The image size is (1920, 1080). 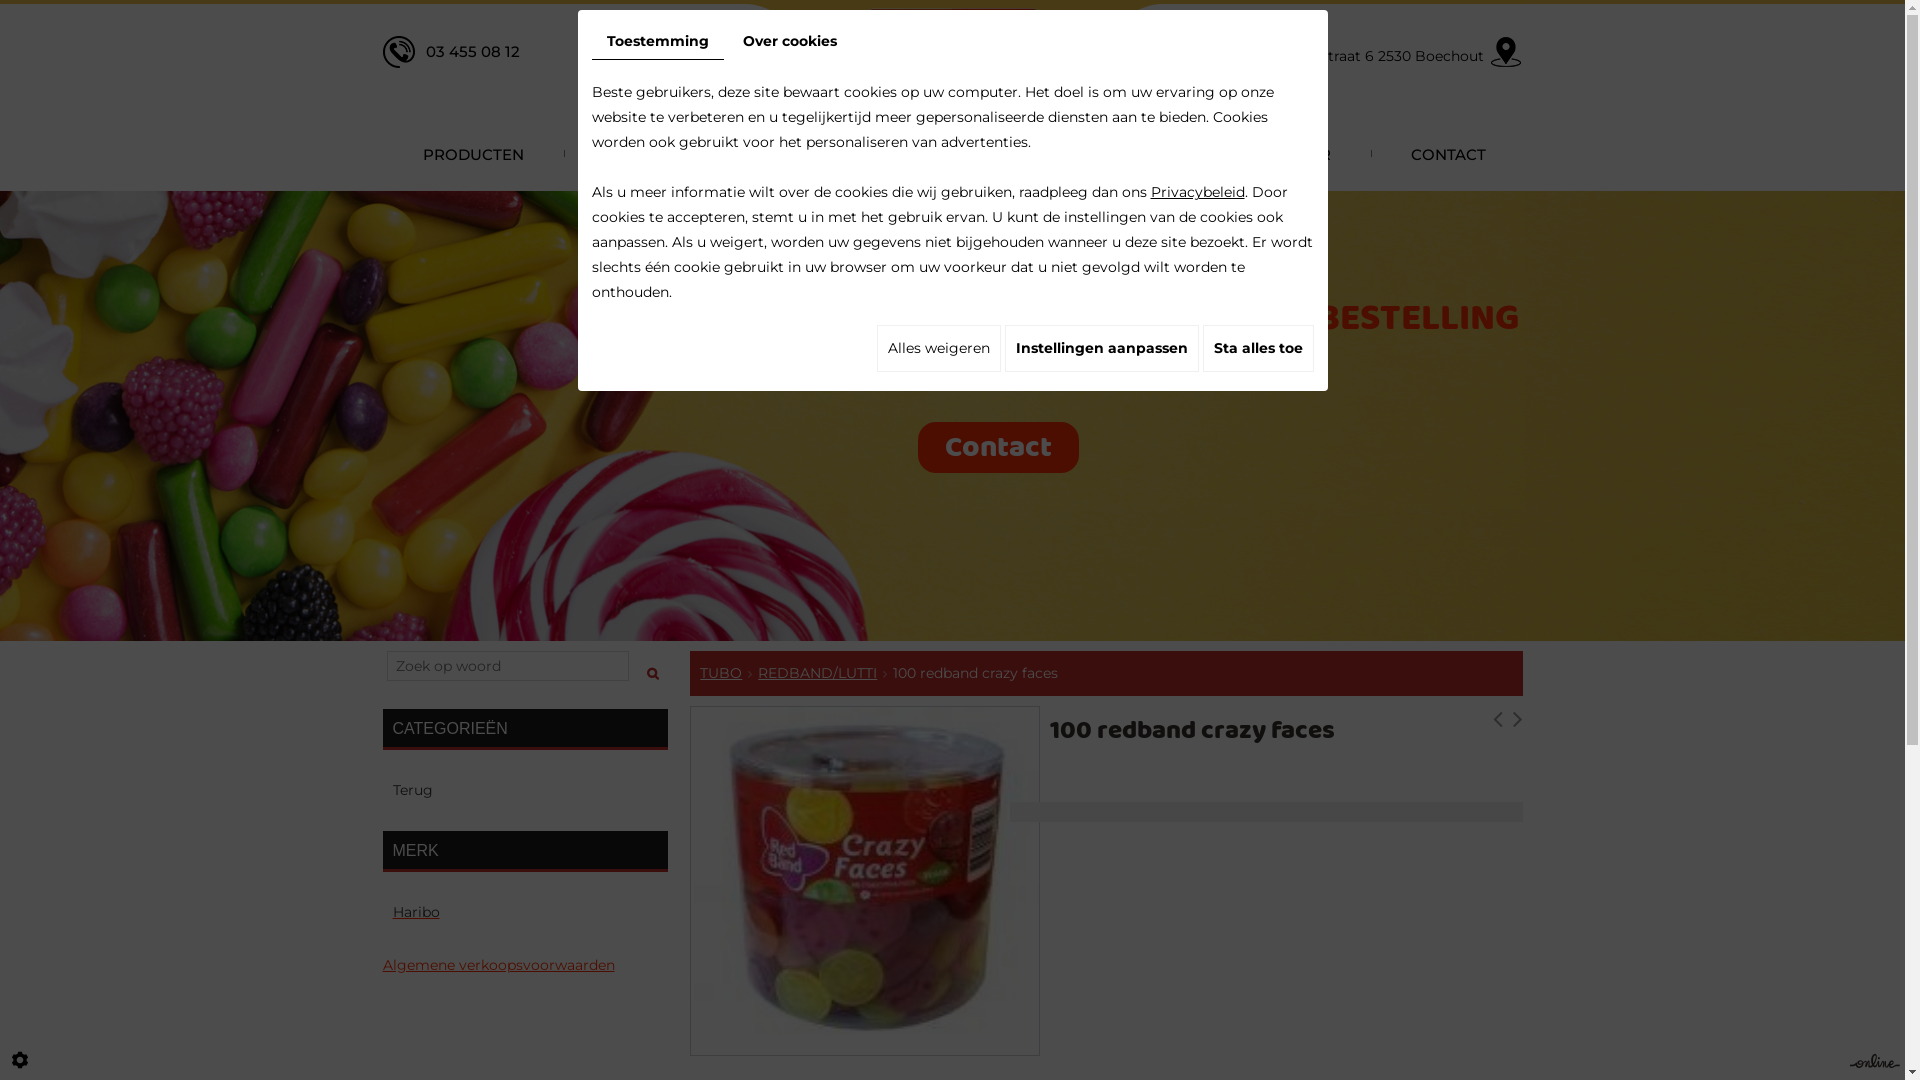 What do you see at coordinates (19, 1059) in the screenshot?
I see `'Cookie-instelling bewerken'` at bounding box center [19, 1059].